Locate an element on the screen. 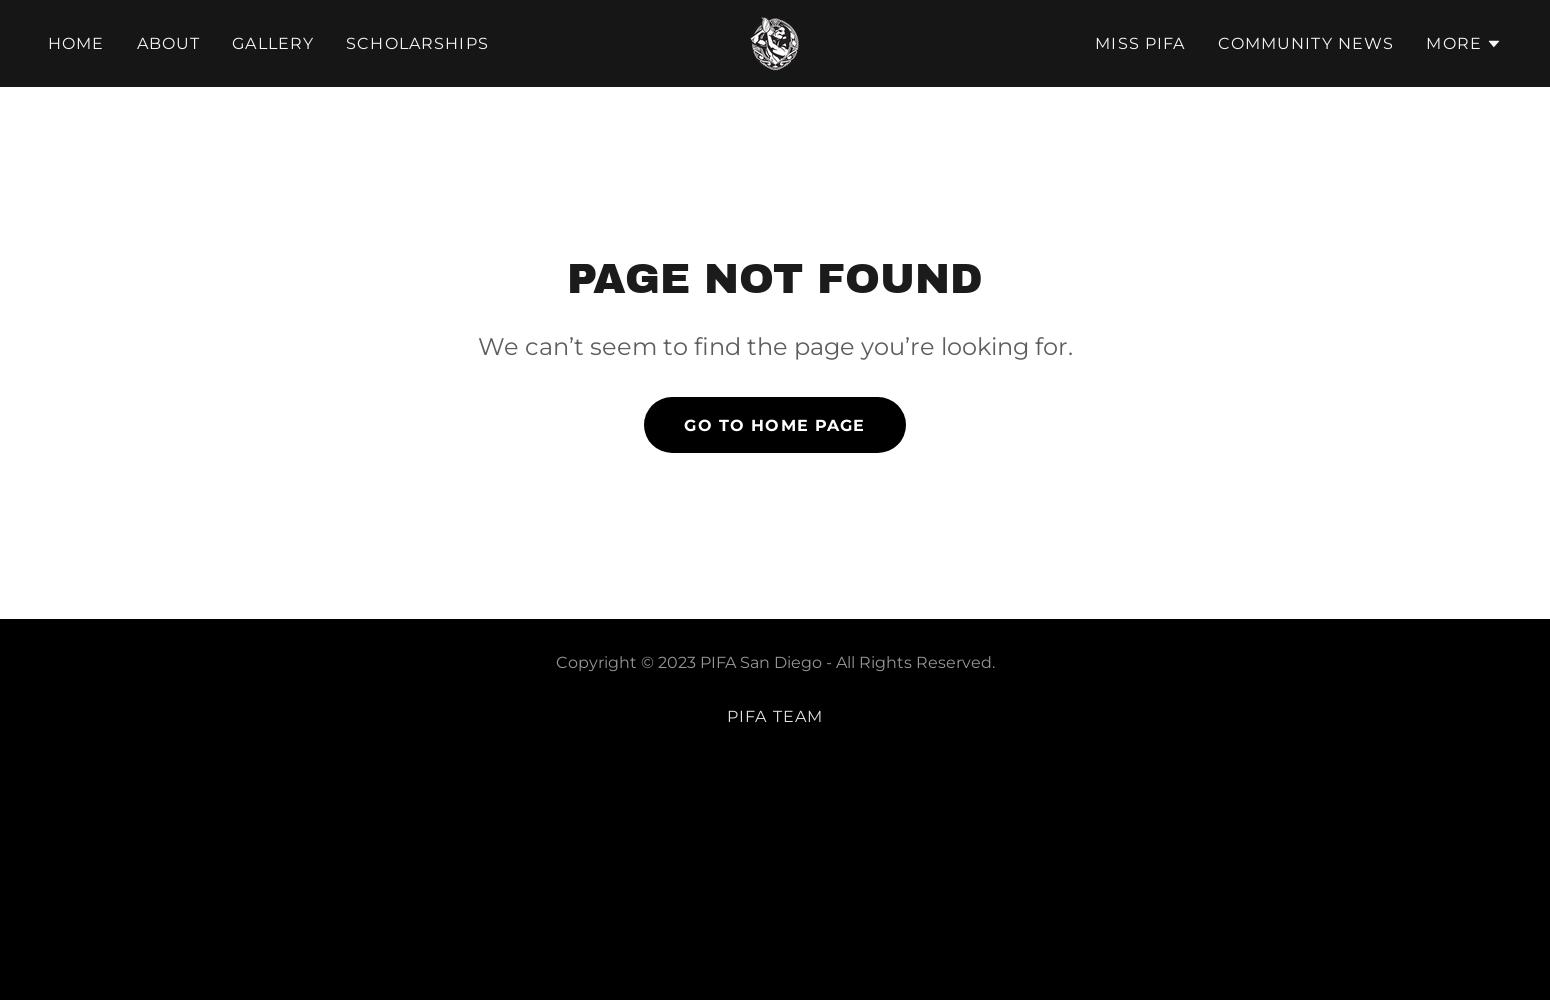 This screenshot has width=1550, height=1000. 'About' is located at coordinates (167, 42).